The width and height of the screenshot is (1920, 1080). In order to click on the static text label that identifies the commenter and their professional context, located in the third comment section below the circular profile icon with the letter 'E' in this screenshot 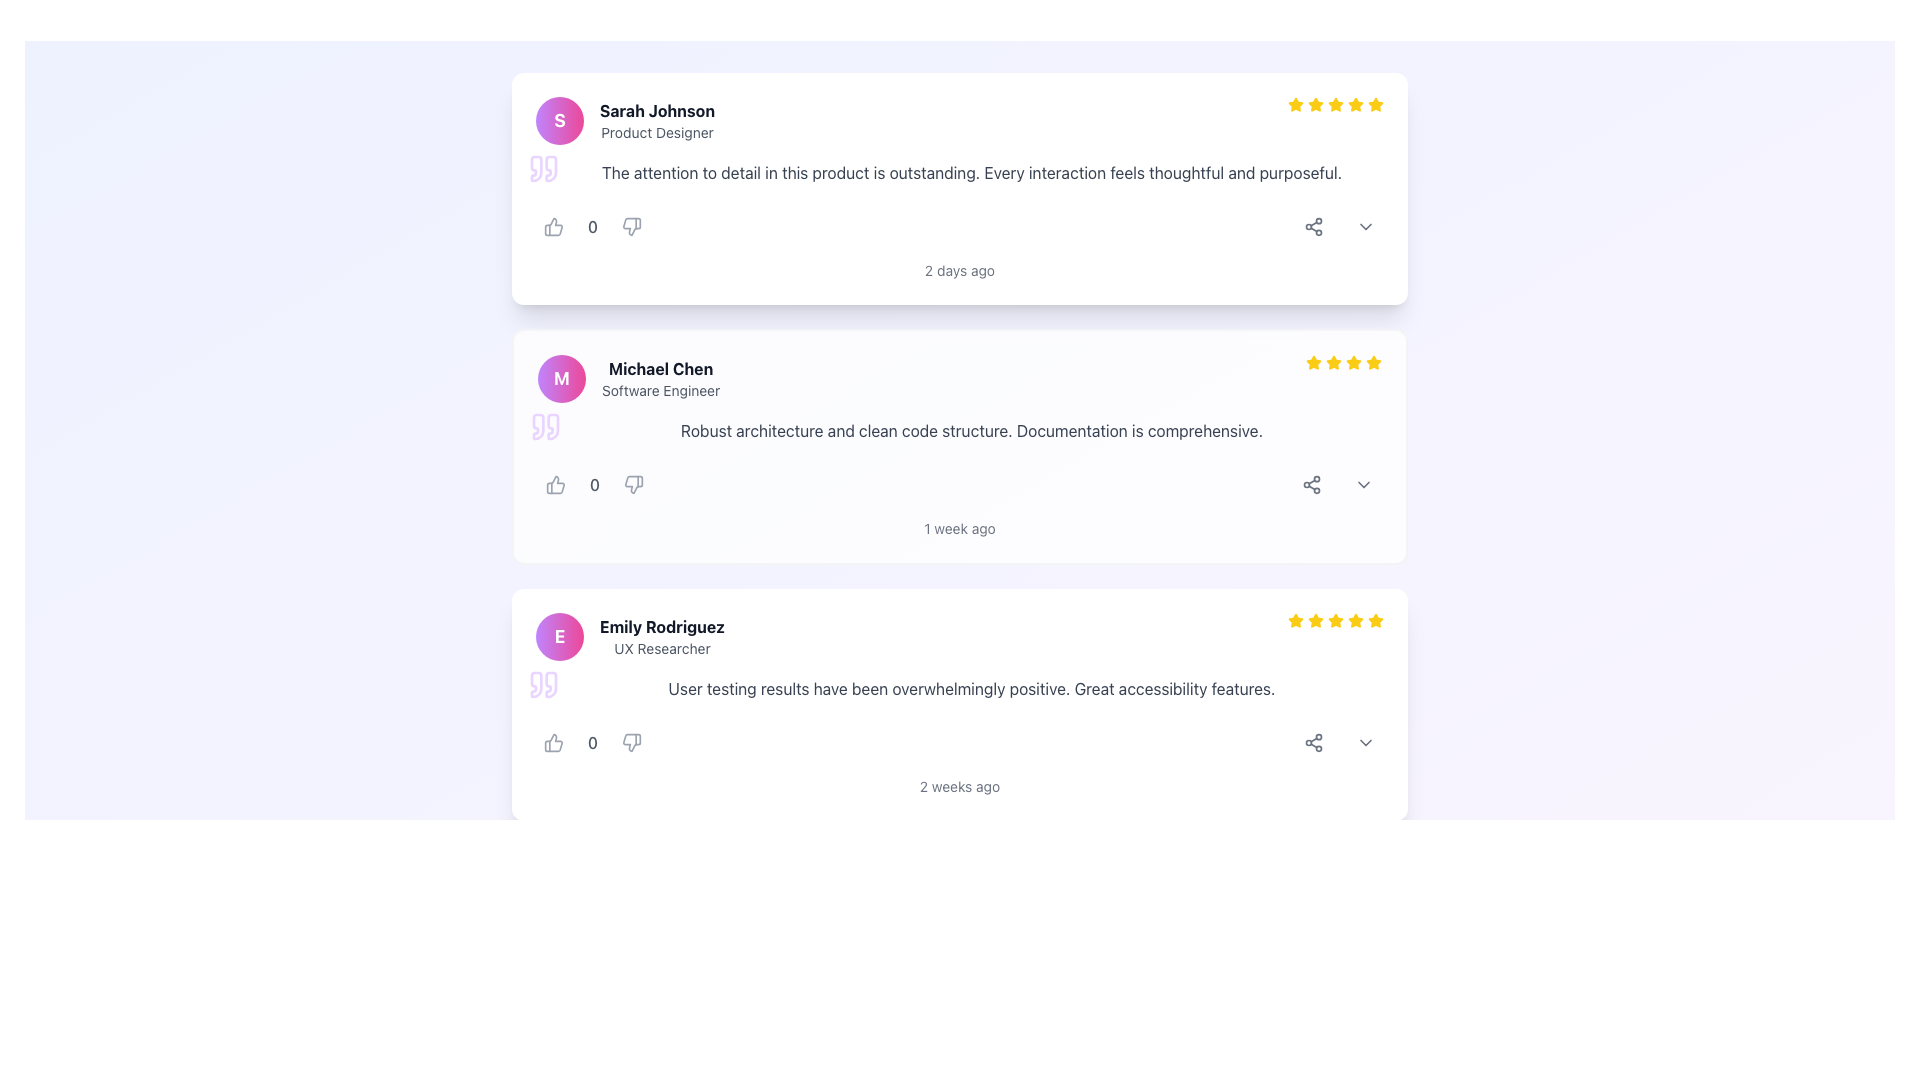, I will do `click(662, 636)`.